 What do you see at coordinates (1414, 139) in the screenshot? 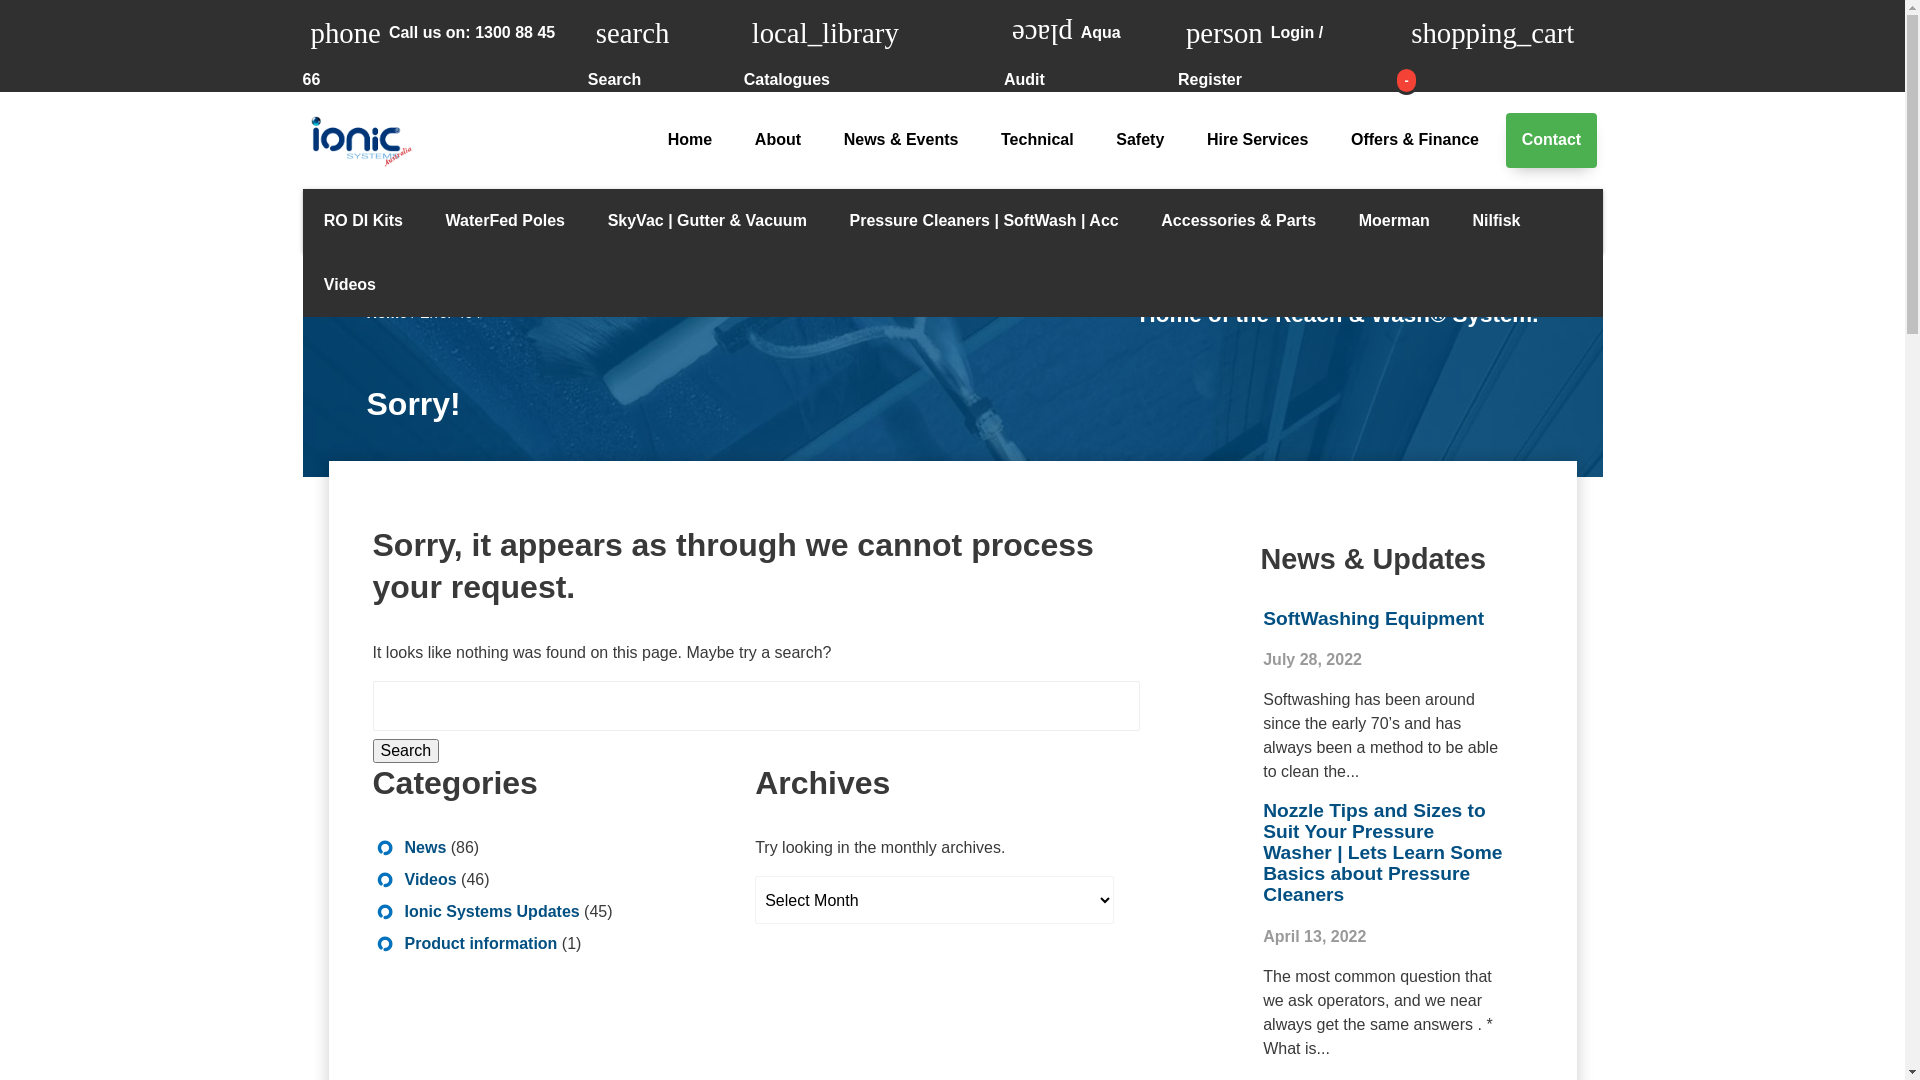
I see `'Offers & Finance'` at bounding box center [1414, 139].